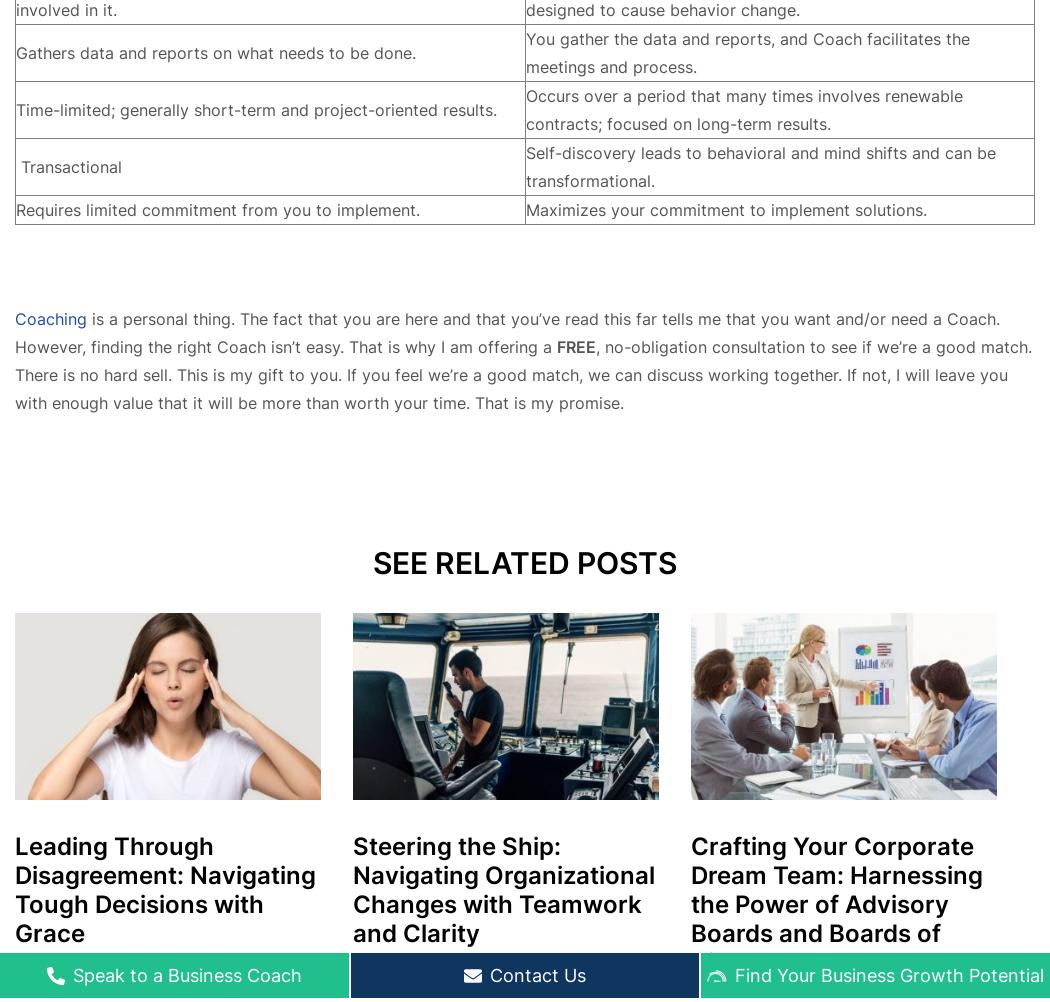 This screenshot has width=1050, height=1002. Describe the element at coordinates (575, 345) in the screenshot. I see `'FREE'` at that location.